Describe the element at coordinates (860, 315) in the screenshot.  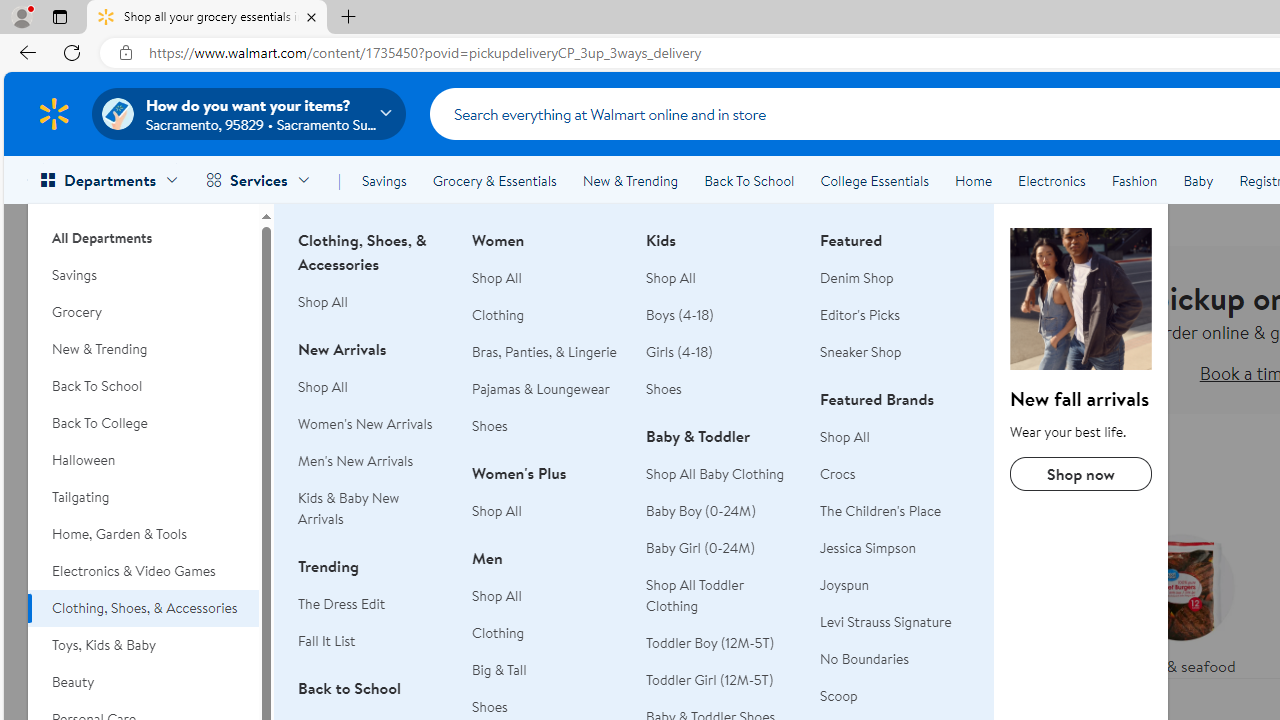
I see `'Editor'` at that location.